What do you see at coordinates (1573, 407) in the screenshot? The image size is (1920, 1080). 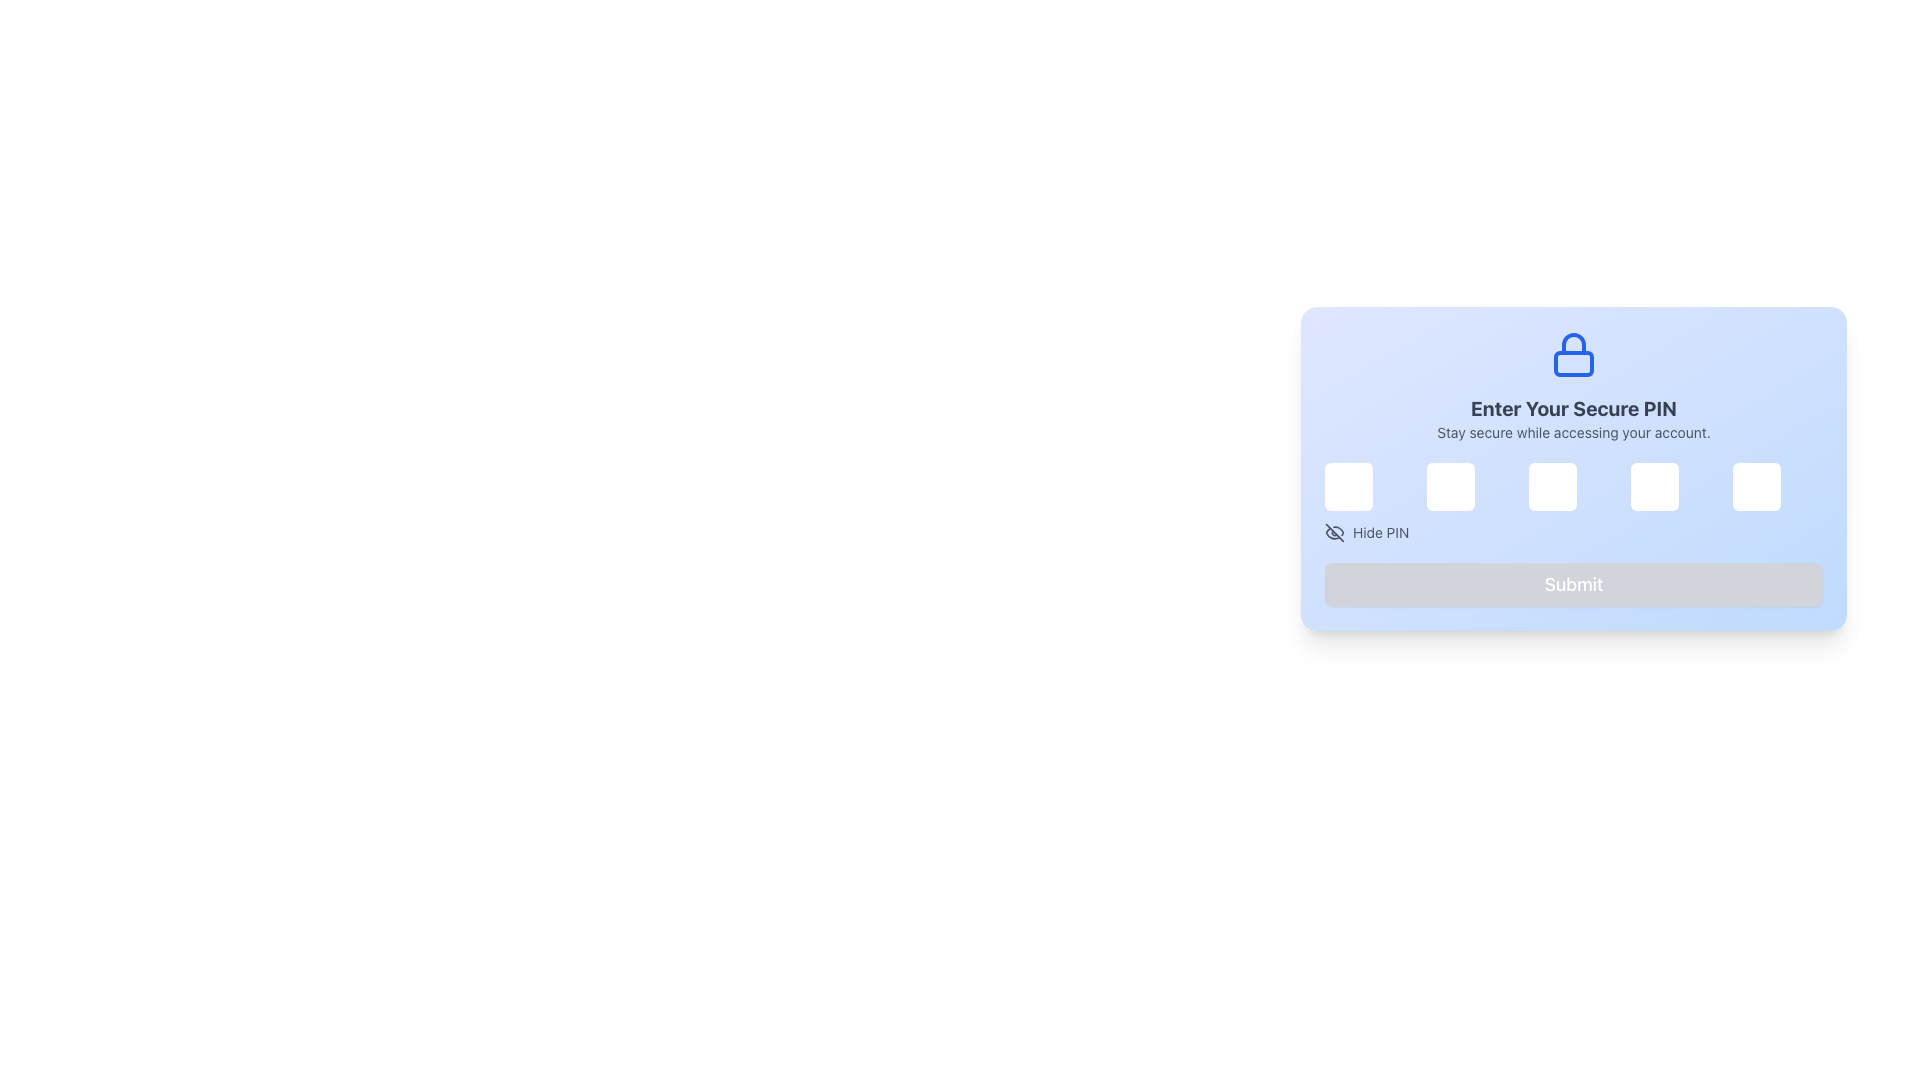 I see `text label instructing the user to enter their secure PIN, which is positioned below the lock icon and above the explanatory text` at bounding box center [1573, 407].